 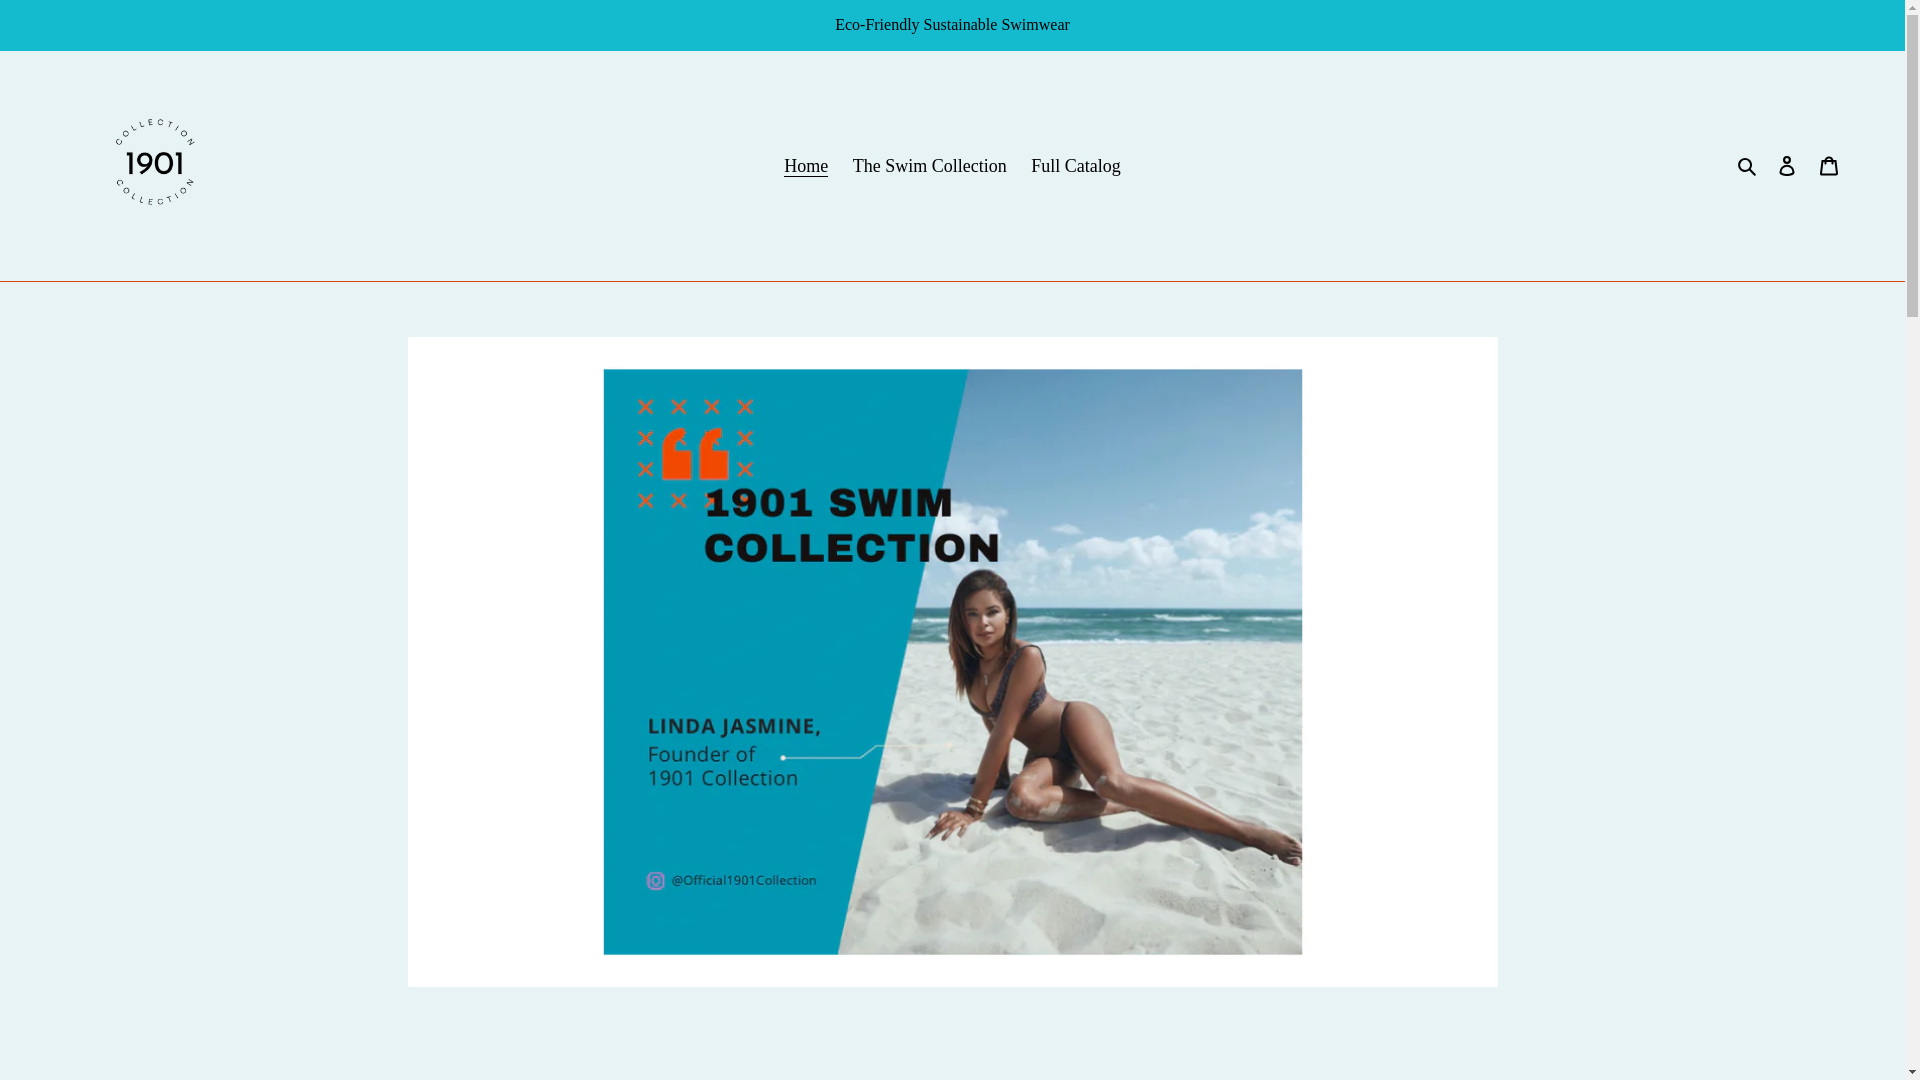 I want to click on 'The Swim Collection', so click(x=843, y=165).